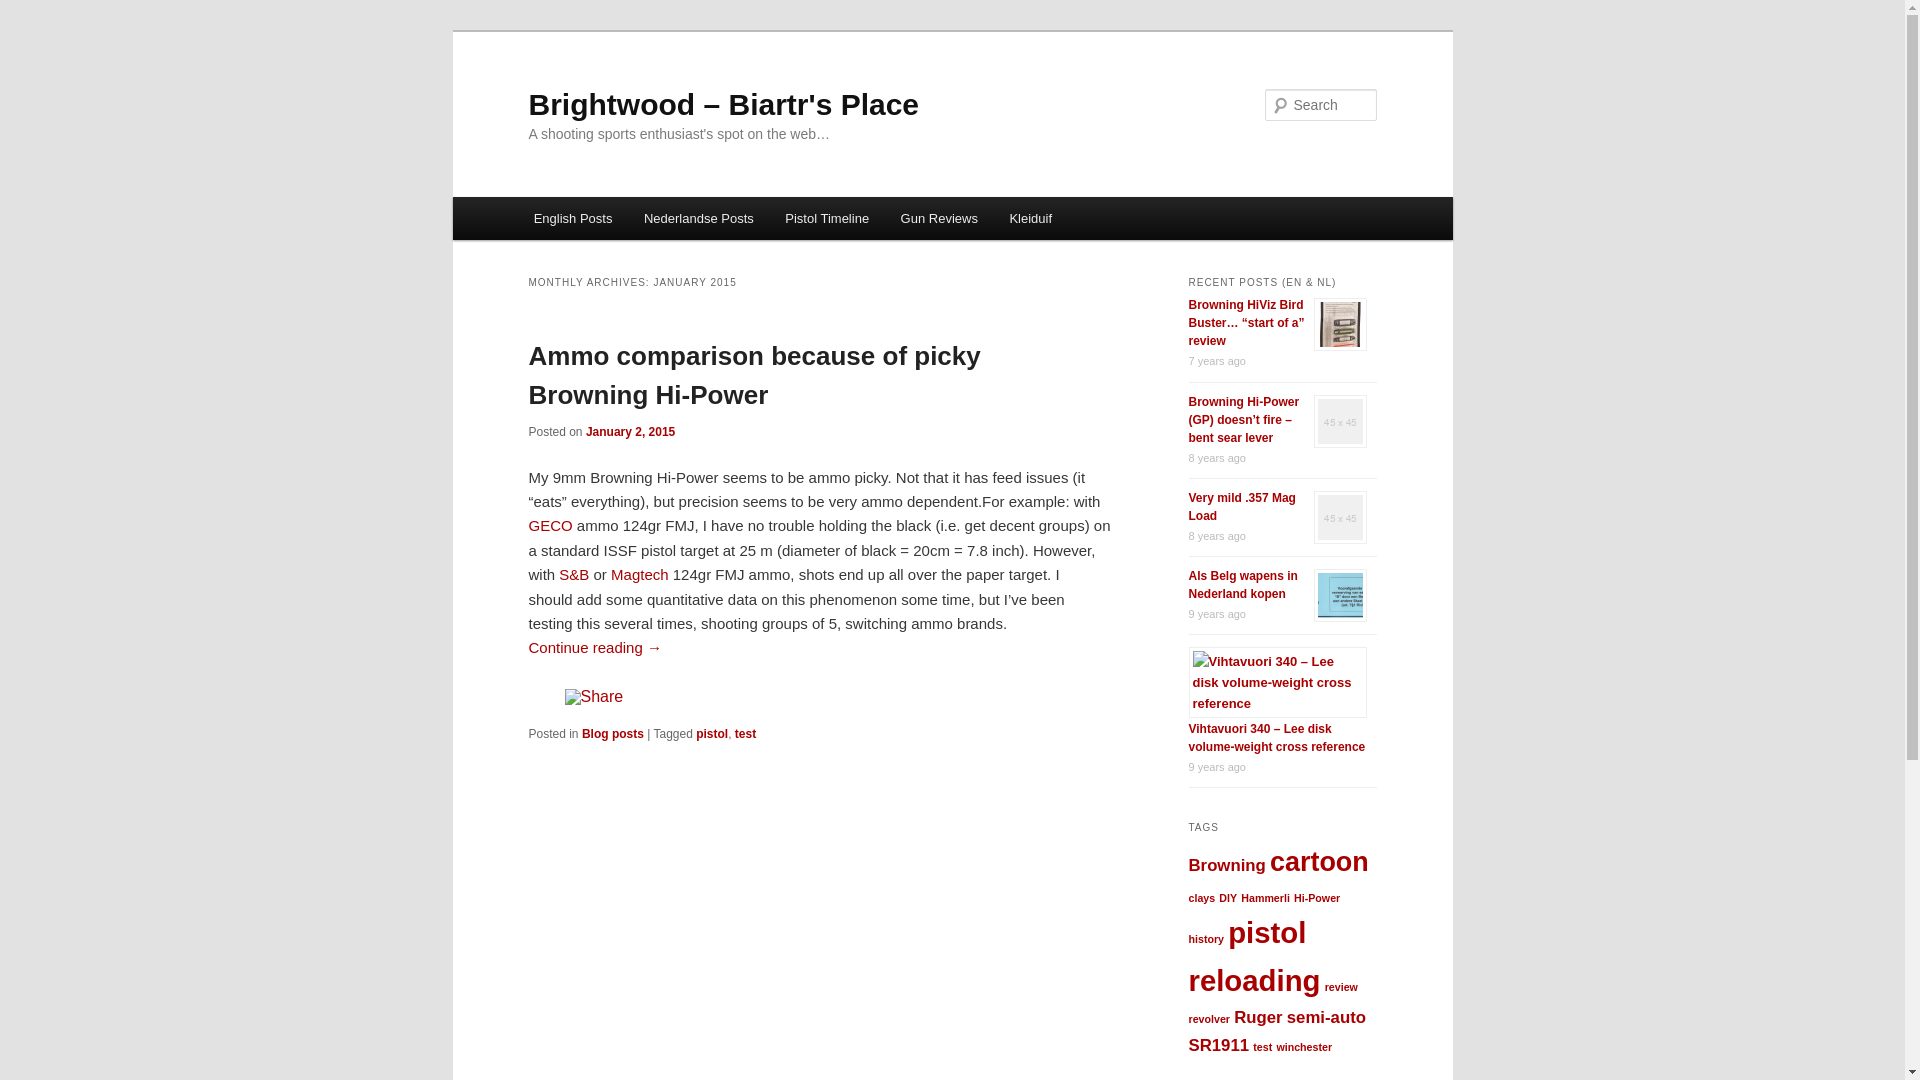 The image size is (1920, 1080). What do you see at coordinates (580, 733) in the screenshot?
I see `'Blog posts'` at bounding box center [580, 733].